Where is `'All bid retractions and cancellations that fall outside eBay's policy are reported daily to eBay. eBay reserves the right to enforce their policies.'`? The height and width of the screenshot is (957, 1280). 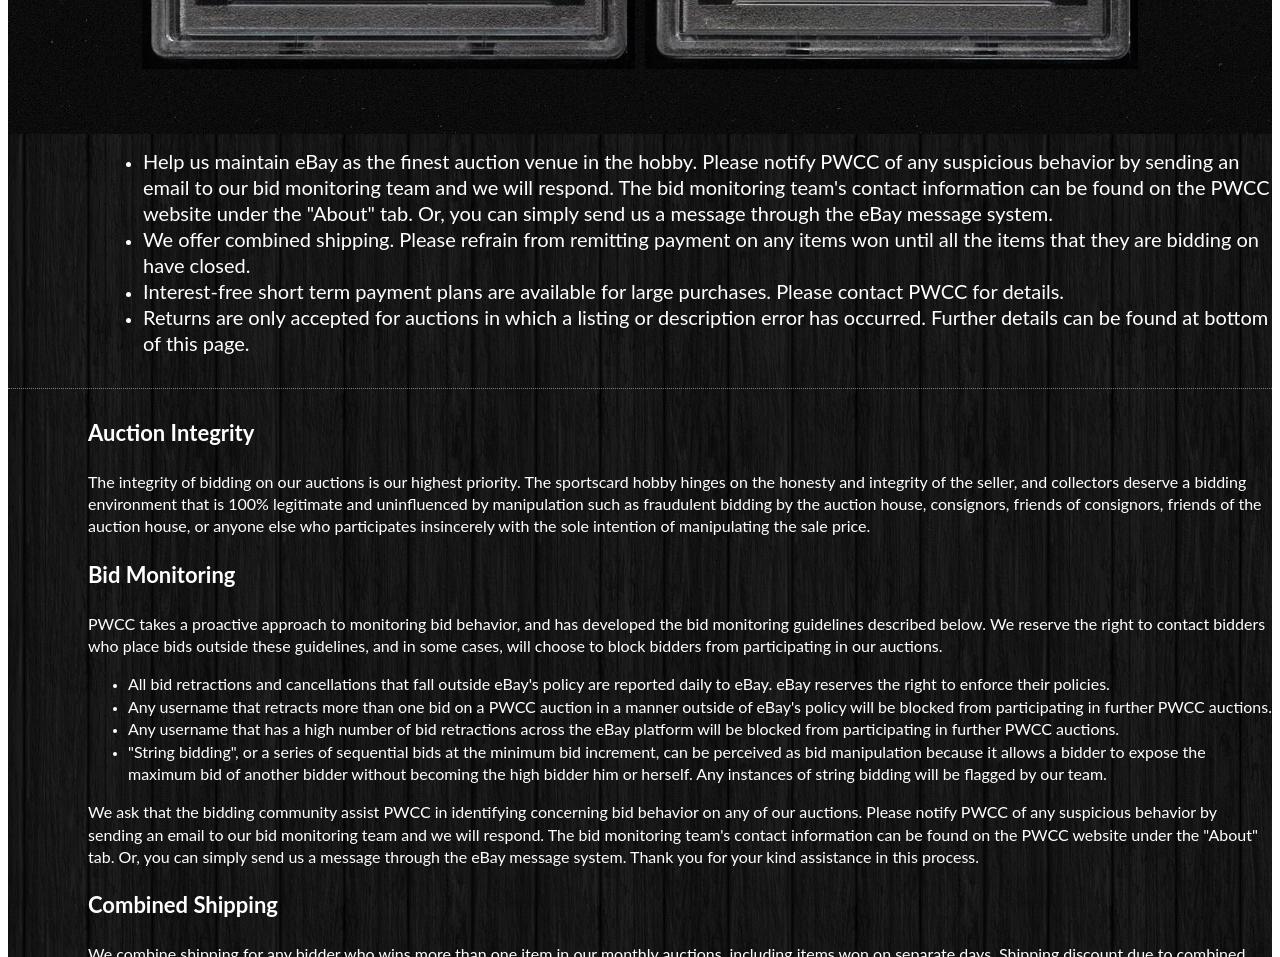 'All bid retractions and cancellations that fall outside eBay's policy are reported daily to eBay. eBay reserves the right to enforce their policies.' is located at coordinates (617, 685).